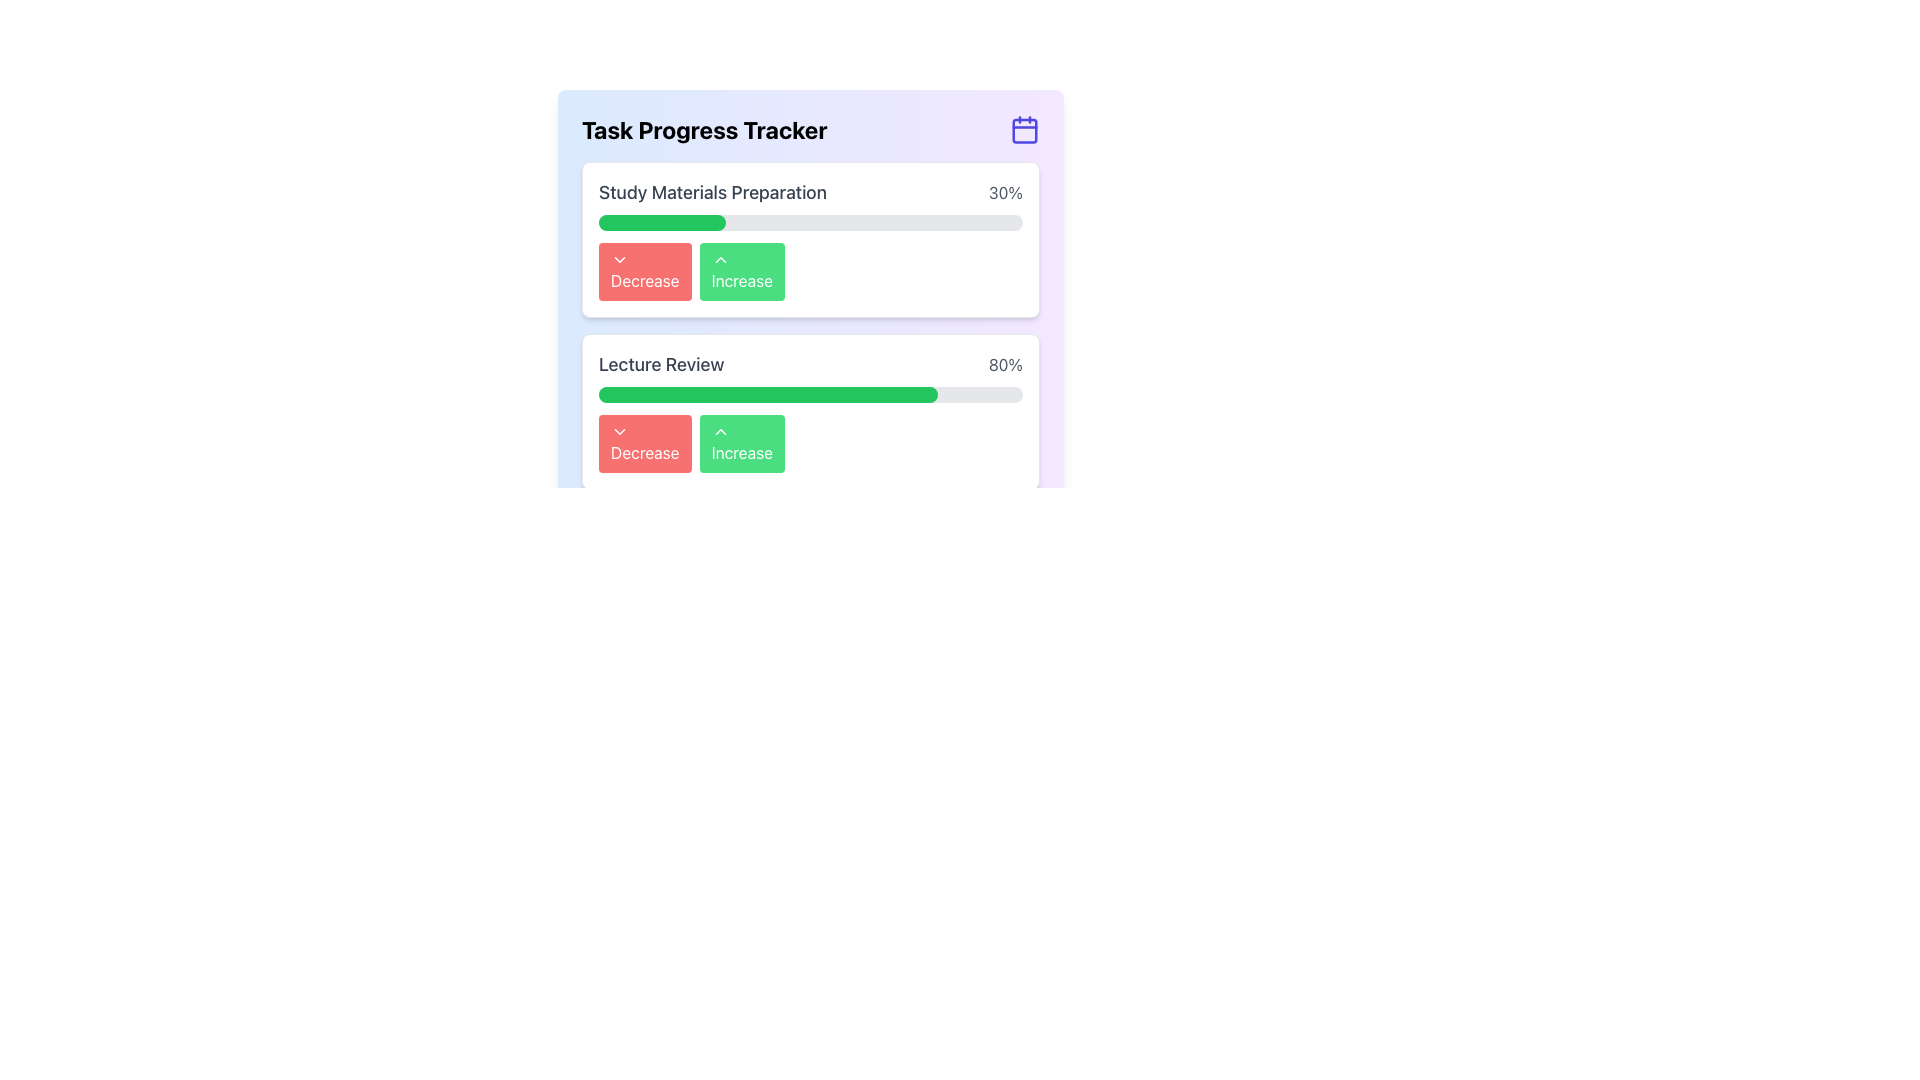  What do you see at coordinates (720, 431) in the screenshot?
I see `the upward-pointing chevron icon inside the green 'Increase' button, which indicates an increment action` at bounding box center [720, 431].